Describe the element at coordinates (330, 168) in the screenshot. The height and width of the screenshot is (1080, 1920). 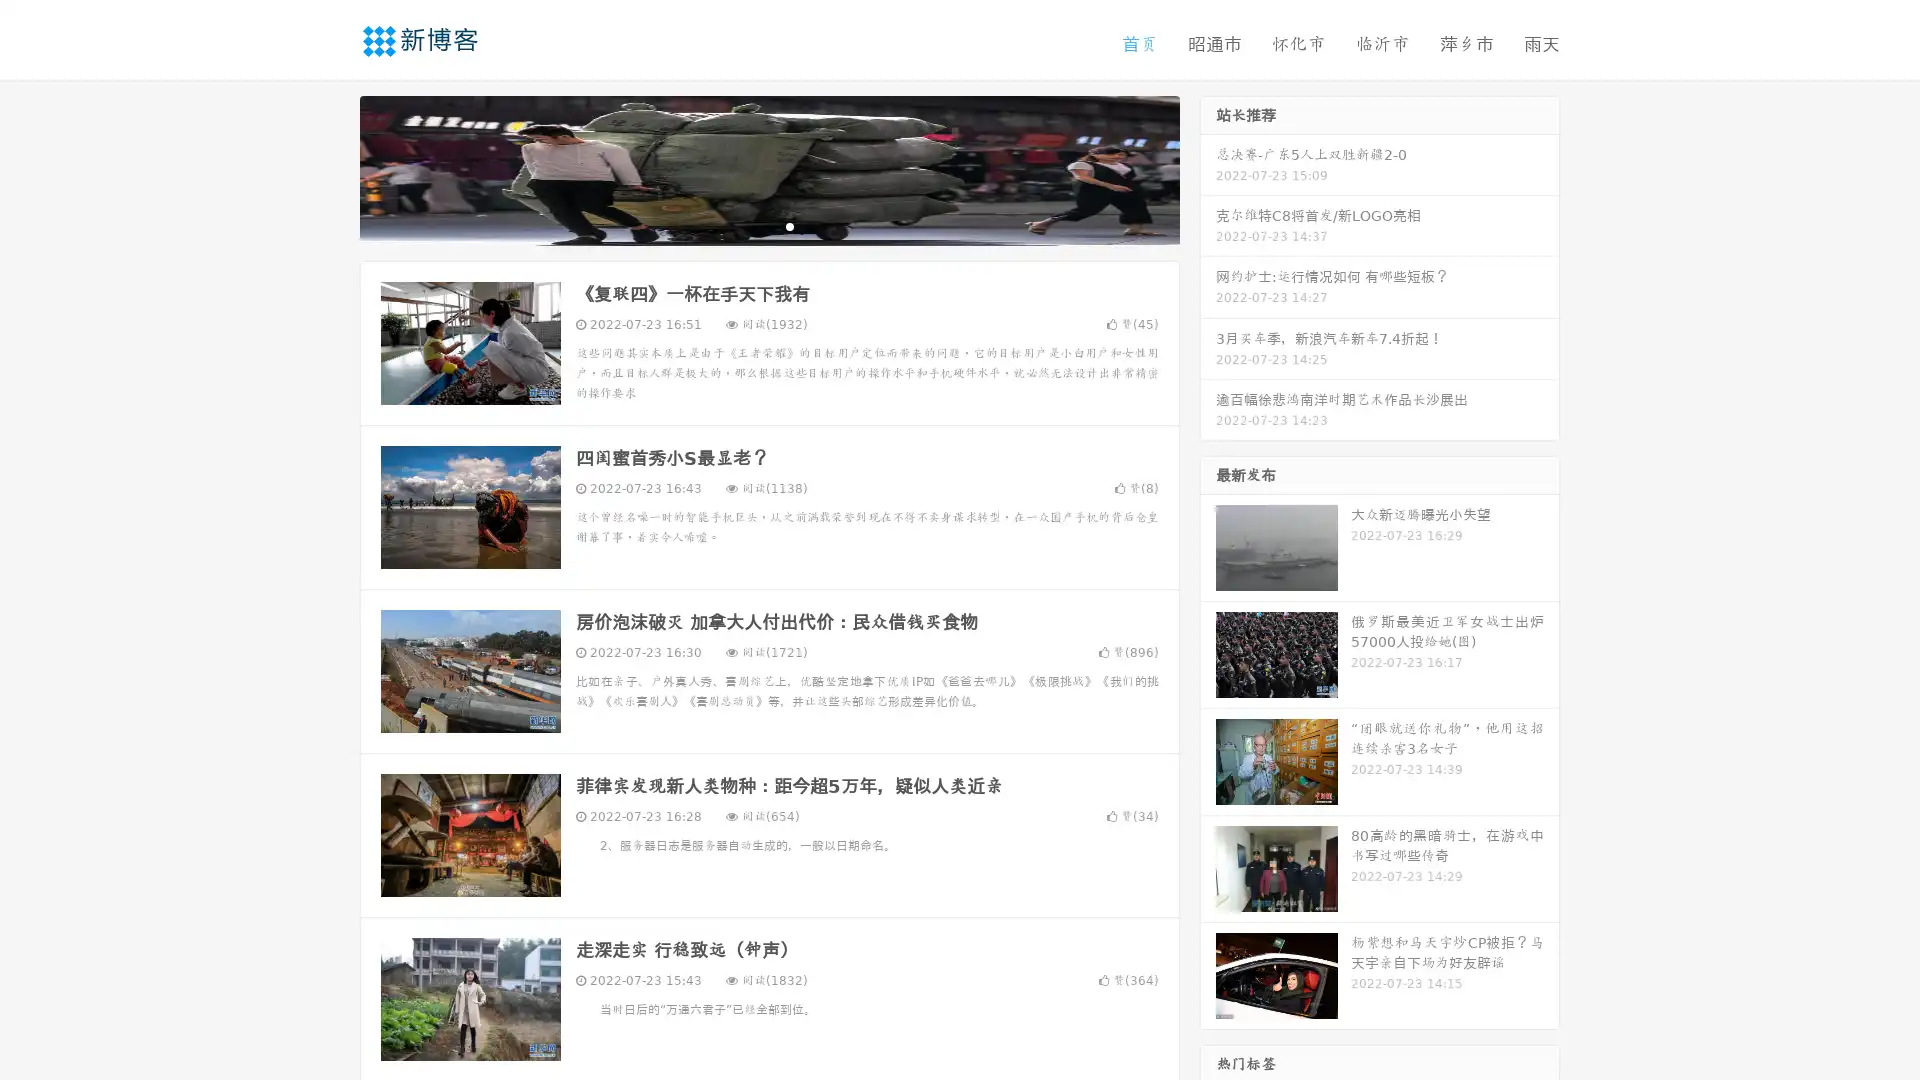
I see `Previous slide` at that location.